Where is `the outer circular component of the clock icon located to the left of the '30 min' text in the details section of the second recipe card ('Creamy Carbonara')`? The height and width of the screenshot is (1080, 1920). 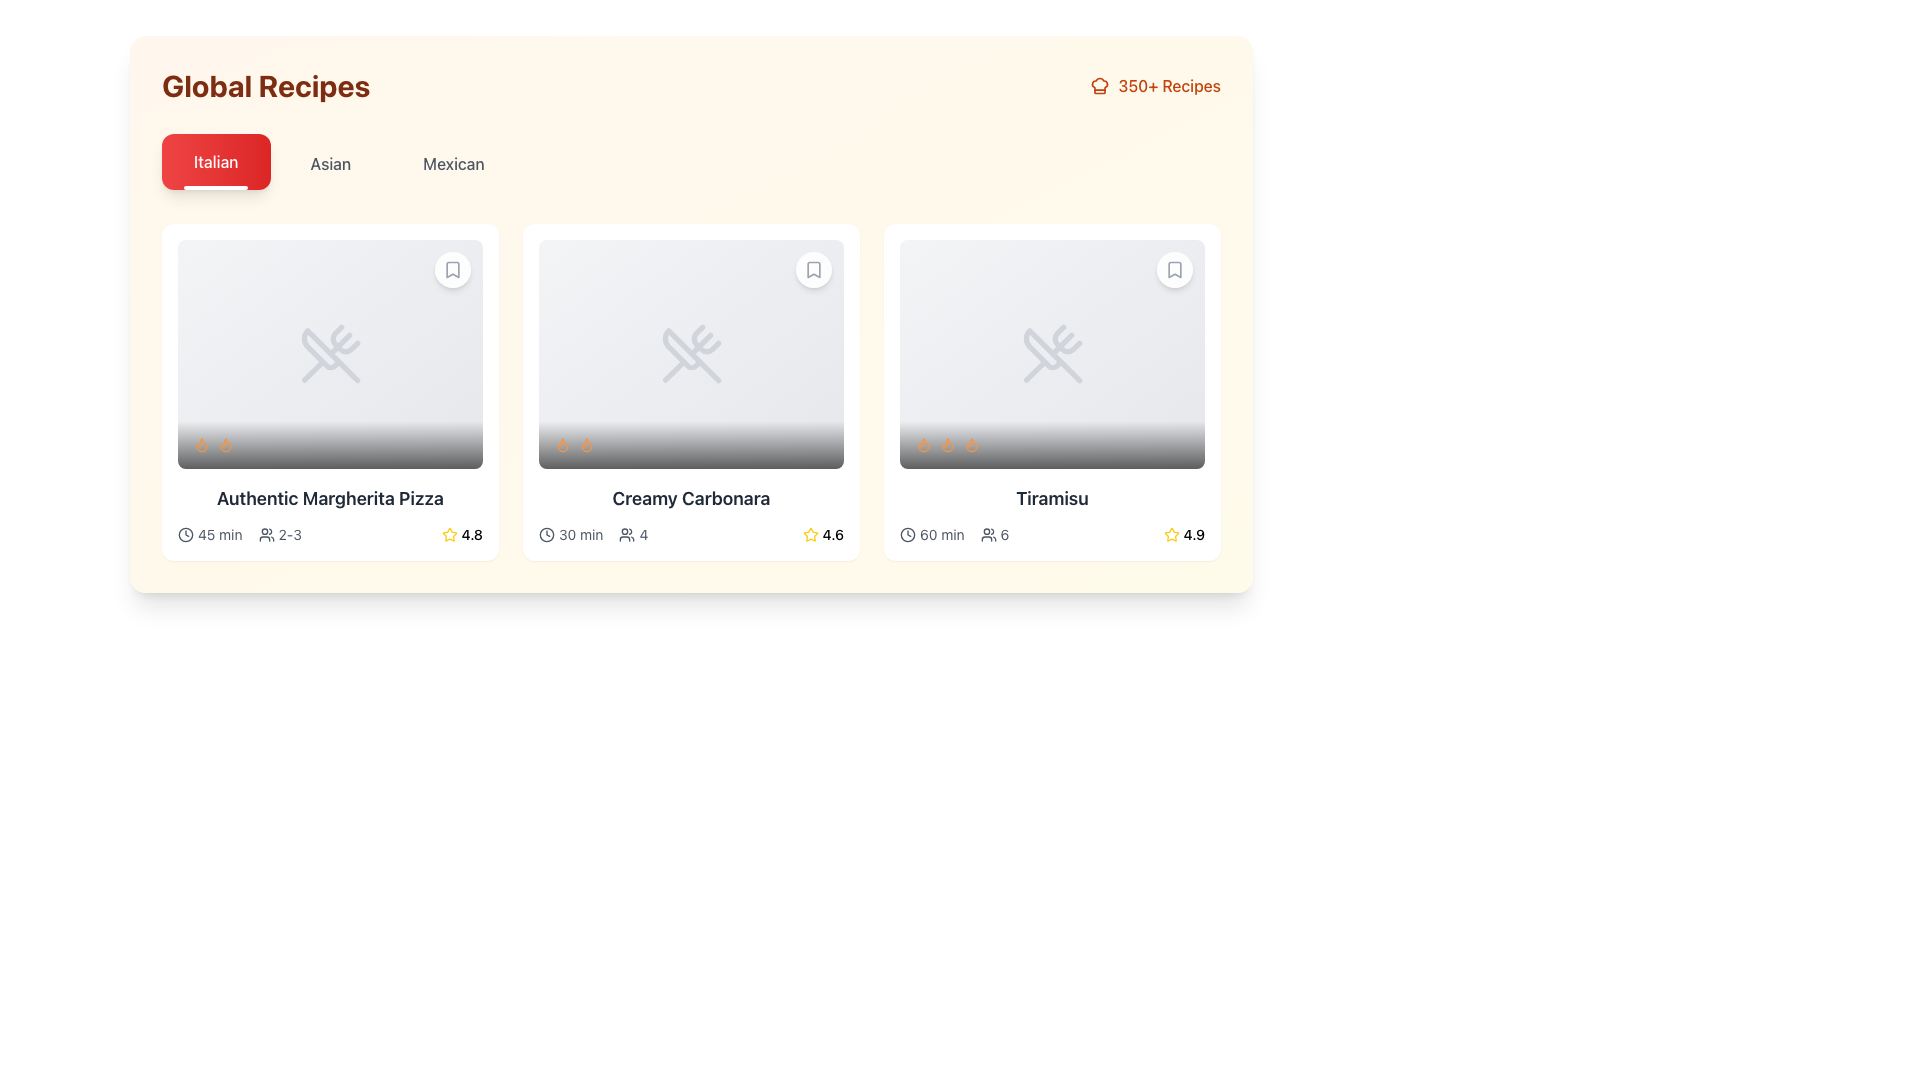
the outer circular component of the clock icon located to the left of the '30 min' text in the details section of the second recipe card ('Creamy Carbonara') is located at coordinates (547, 533).